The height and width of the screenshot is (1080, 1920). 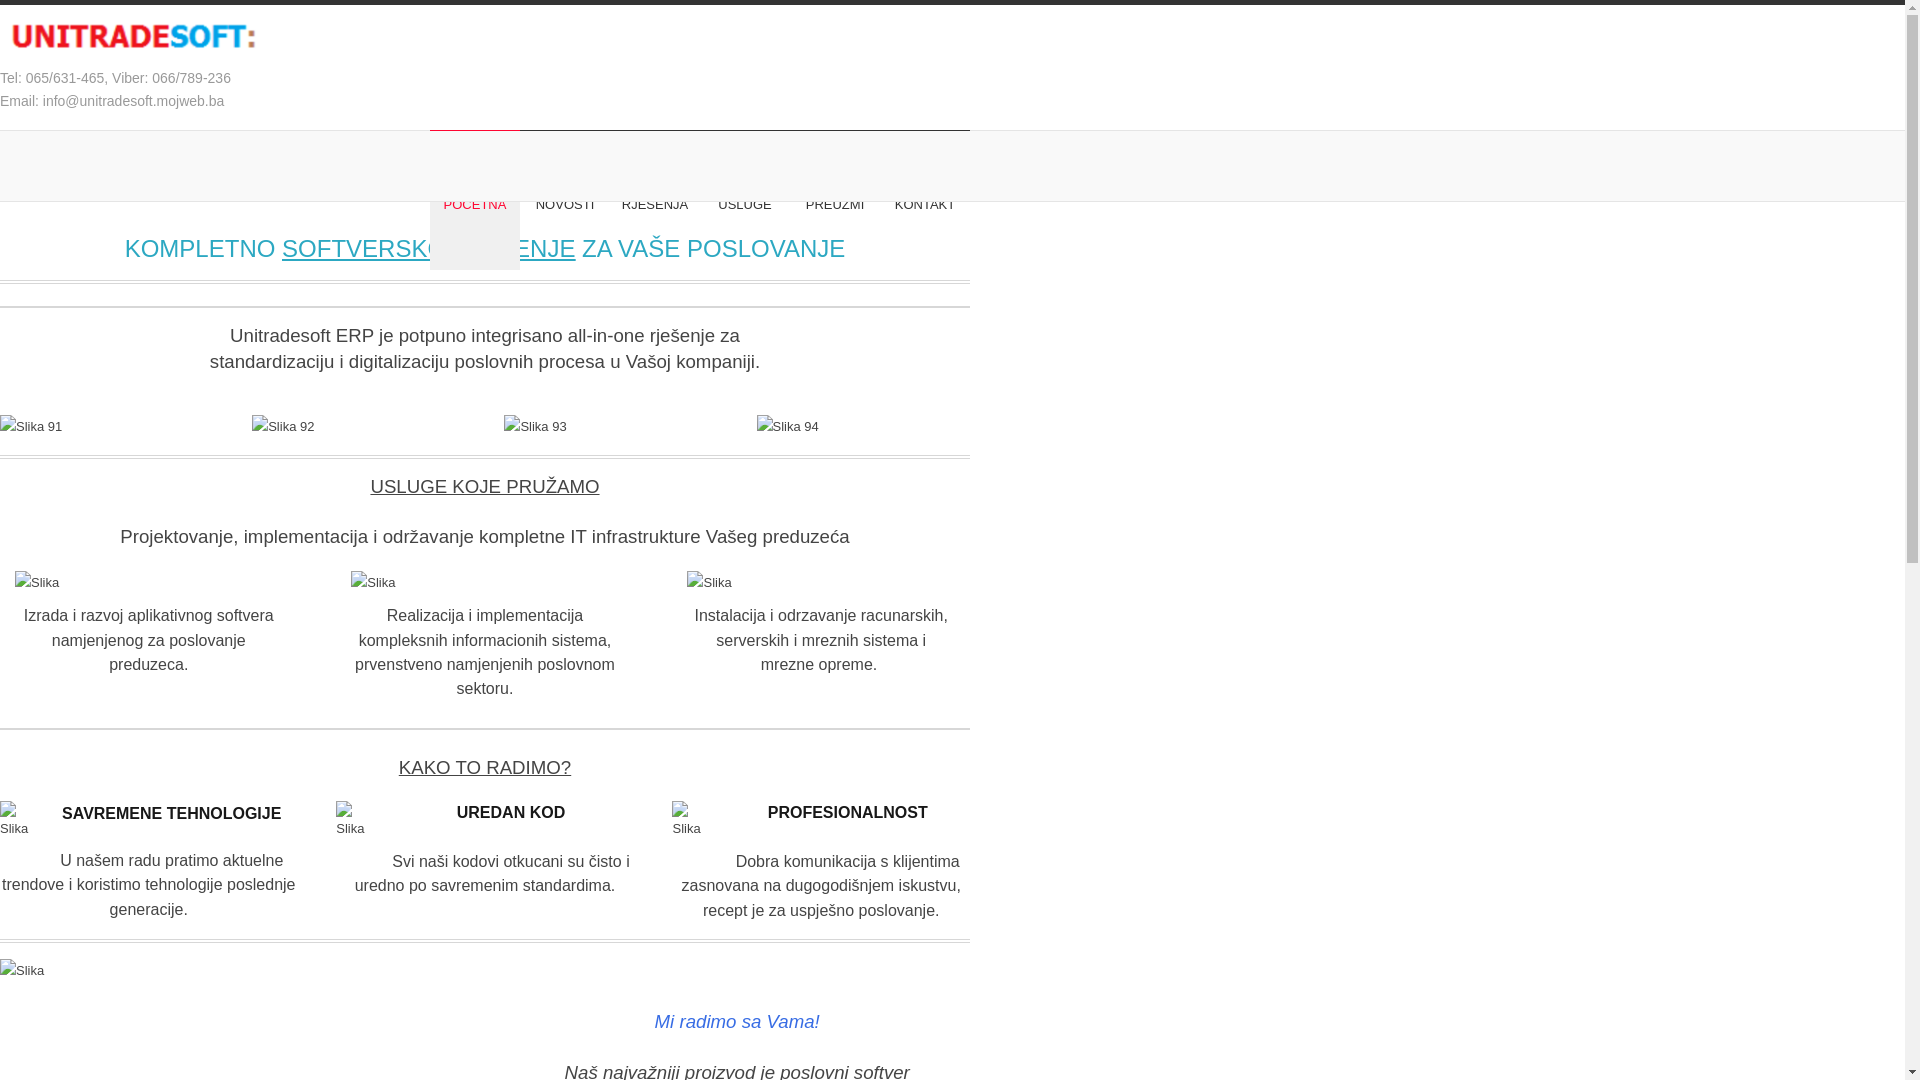 What do you see at coordinates (924, 203) in the screenshot?
I see `'KONTAKT'` at bounding box center [924, 203].